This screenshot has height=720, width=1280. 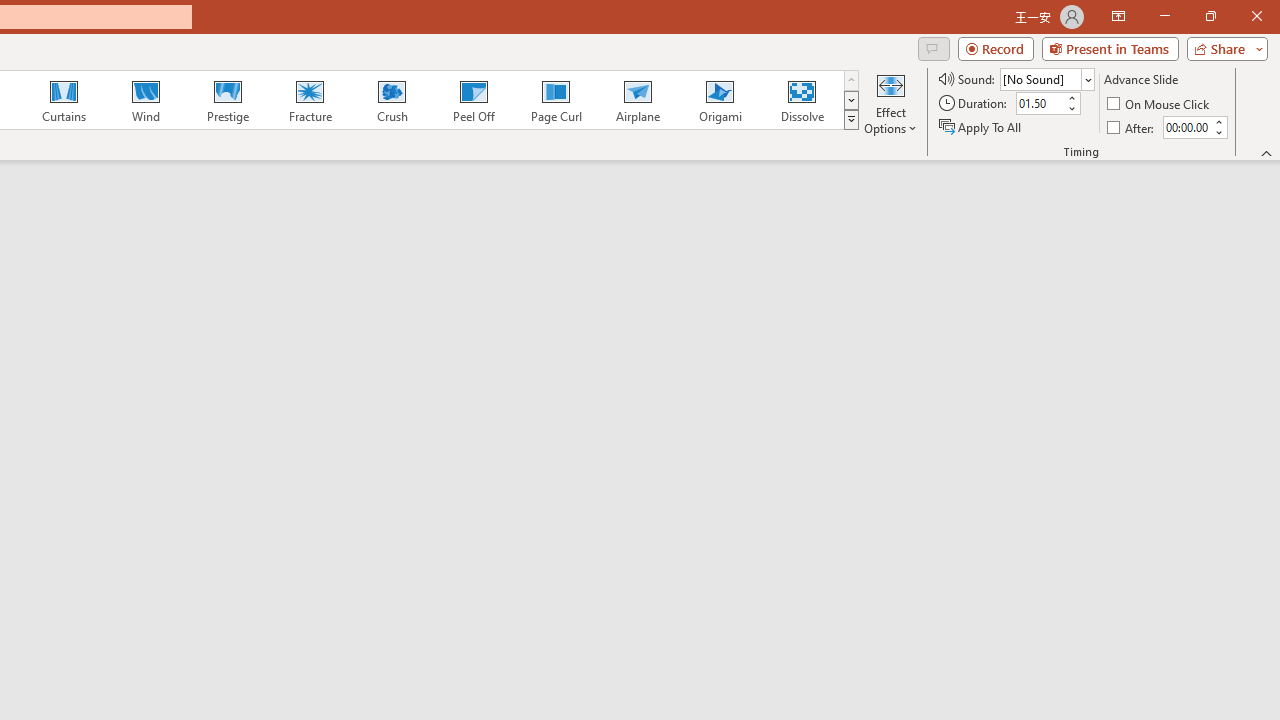 What do you see at coordinates (144, 100) in the screenshot?
I see `'Wind'` at bounding box center [144, 100].